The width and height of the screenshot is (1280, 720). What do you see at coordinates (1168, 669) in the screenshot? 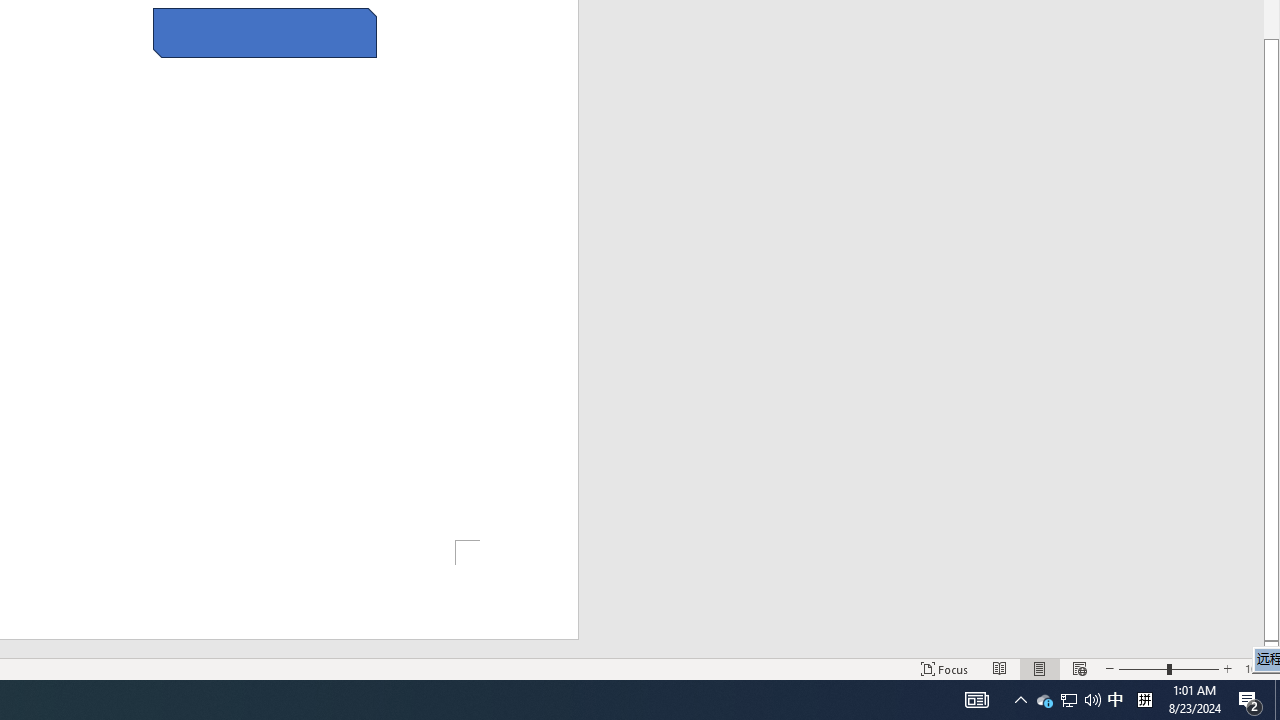
I see `'Zoom'` at bounding box center [1168, 669].